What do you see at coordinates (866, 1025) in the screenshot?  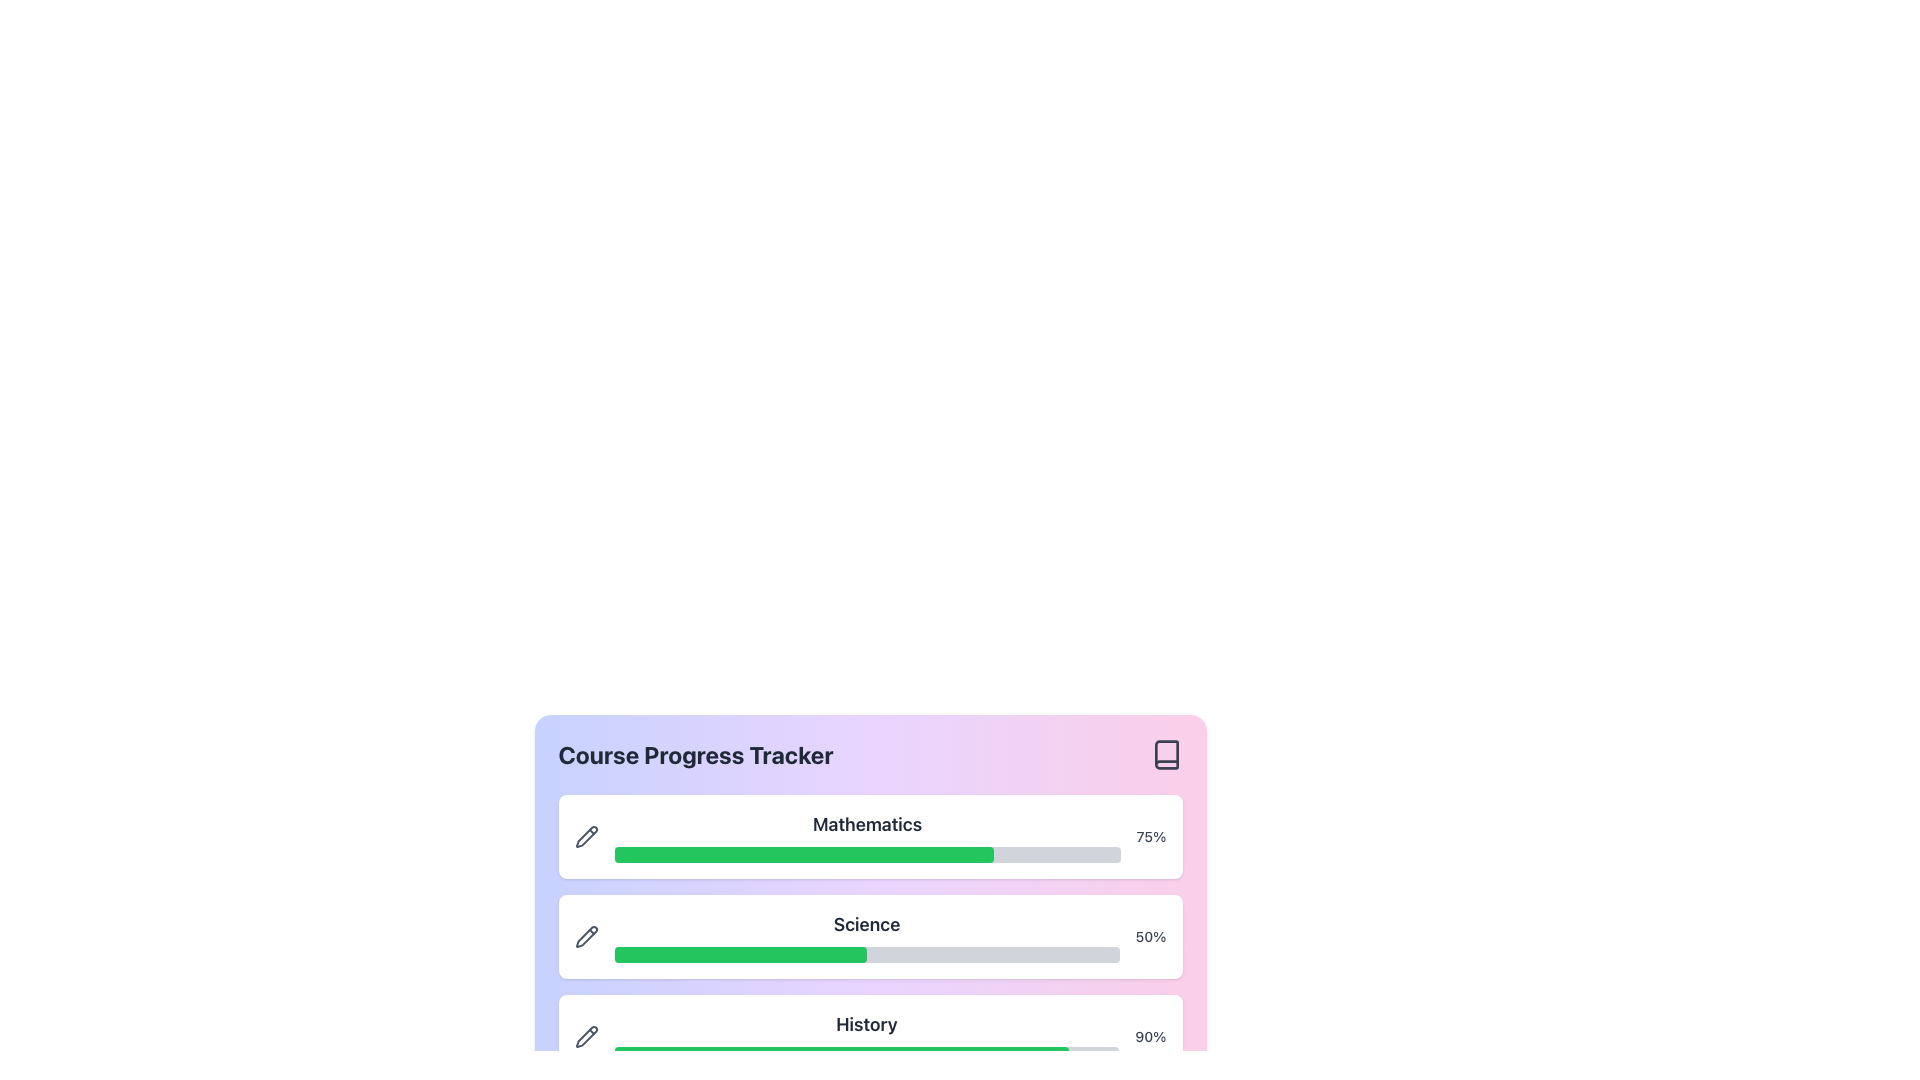 I see `'History' text label, which is positioned centrally above a green progress bar in the progress-tracking interface` at bounding box center [866, 1025].